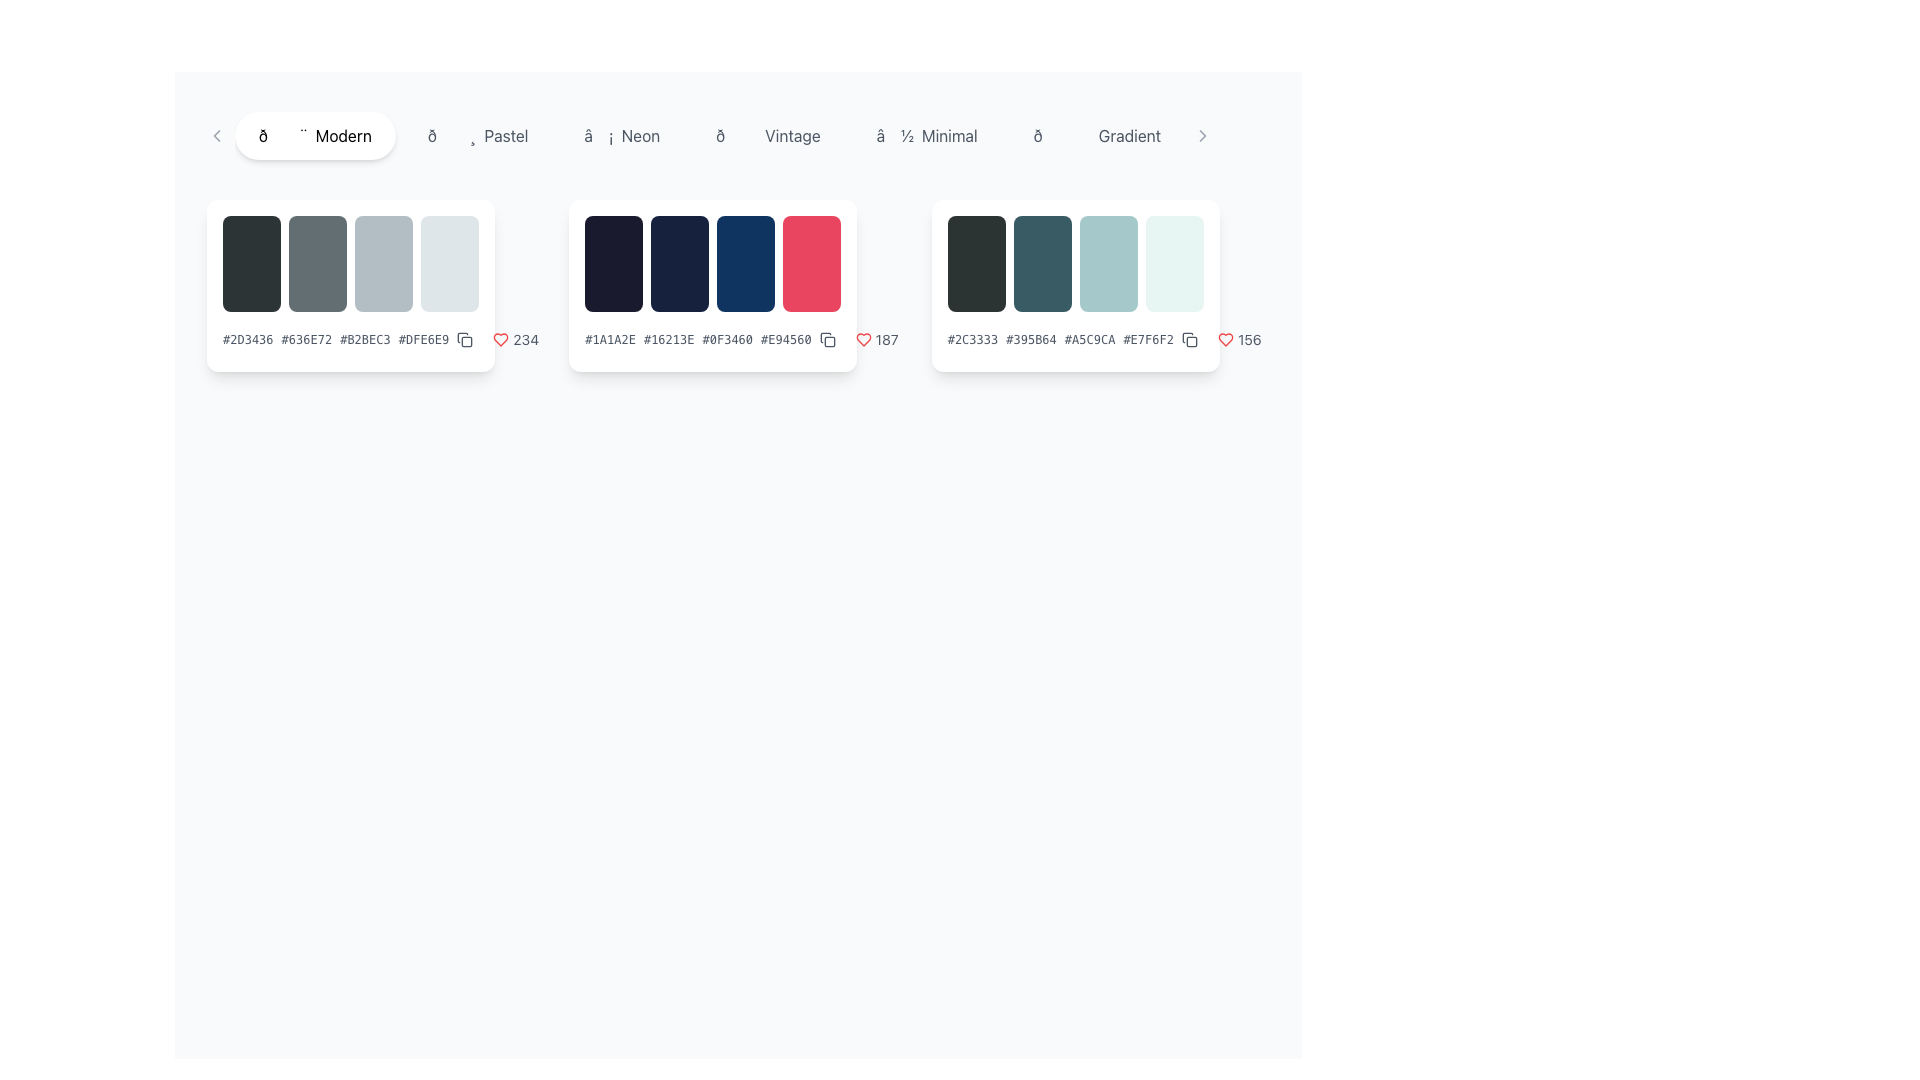 Image resolution: width=1920 pixels, height=1080 pixels. What do you see at coordinates (886, 338) in the screenshot?
I see `the text element displaying the count of likes or favorites, which is located to the right of the heart-shaped icon in the third card from the left` at bounding box center [886, 338].